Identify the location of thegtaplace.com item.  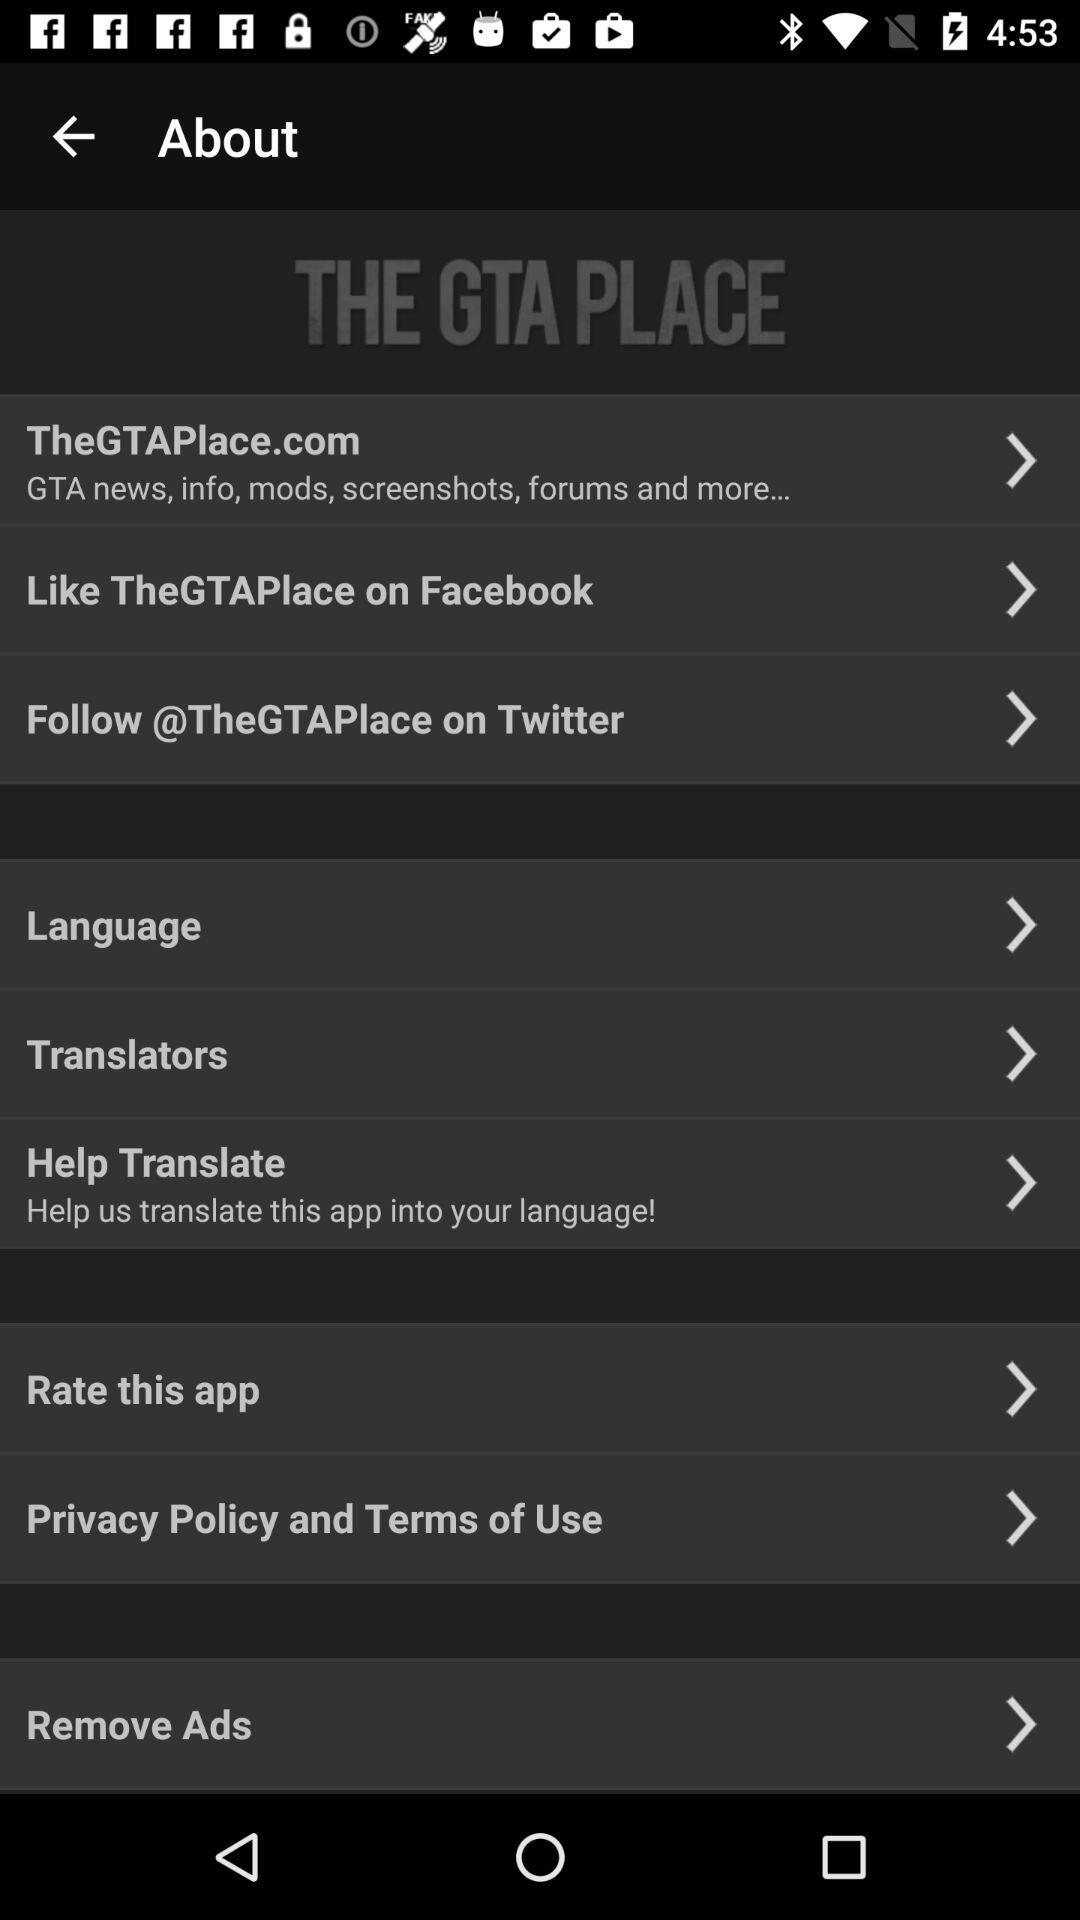
(193, 438).